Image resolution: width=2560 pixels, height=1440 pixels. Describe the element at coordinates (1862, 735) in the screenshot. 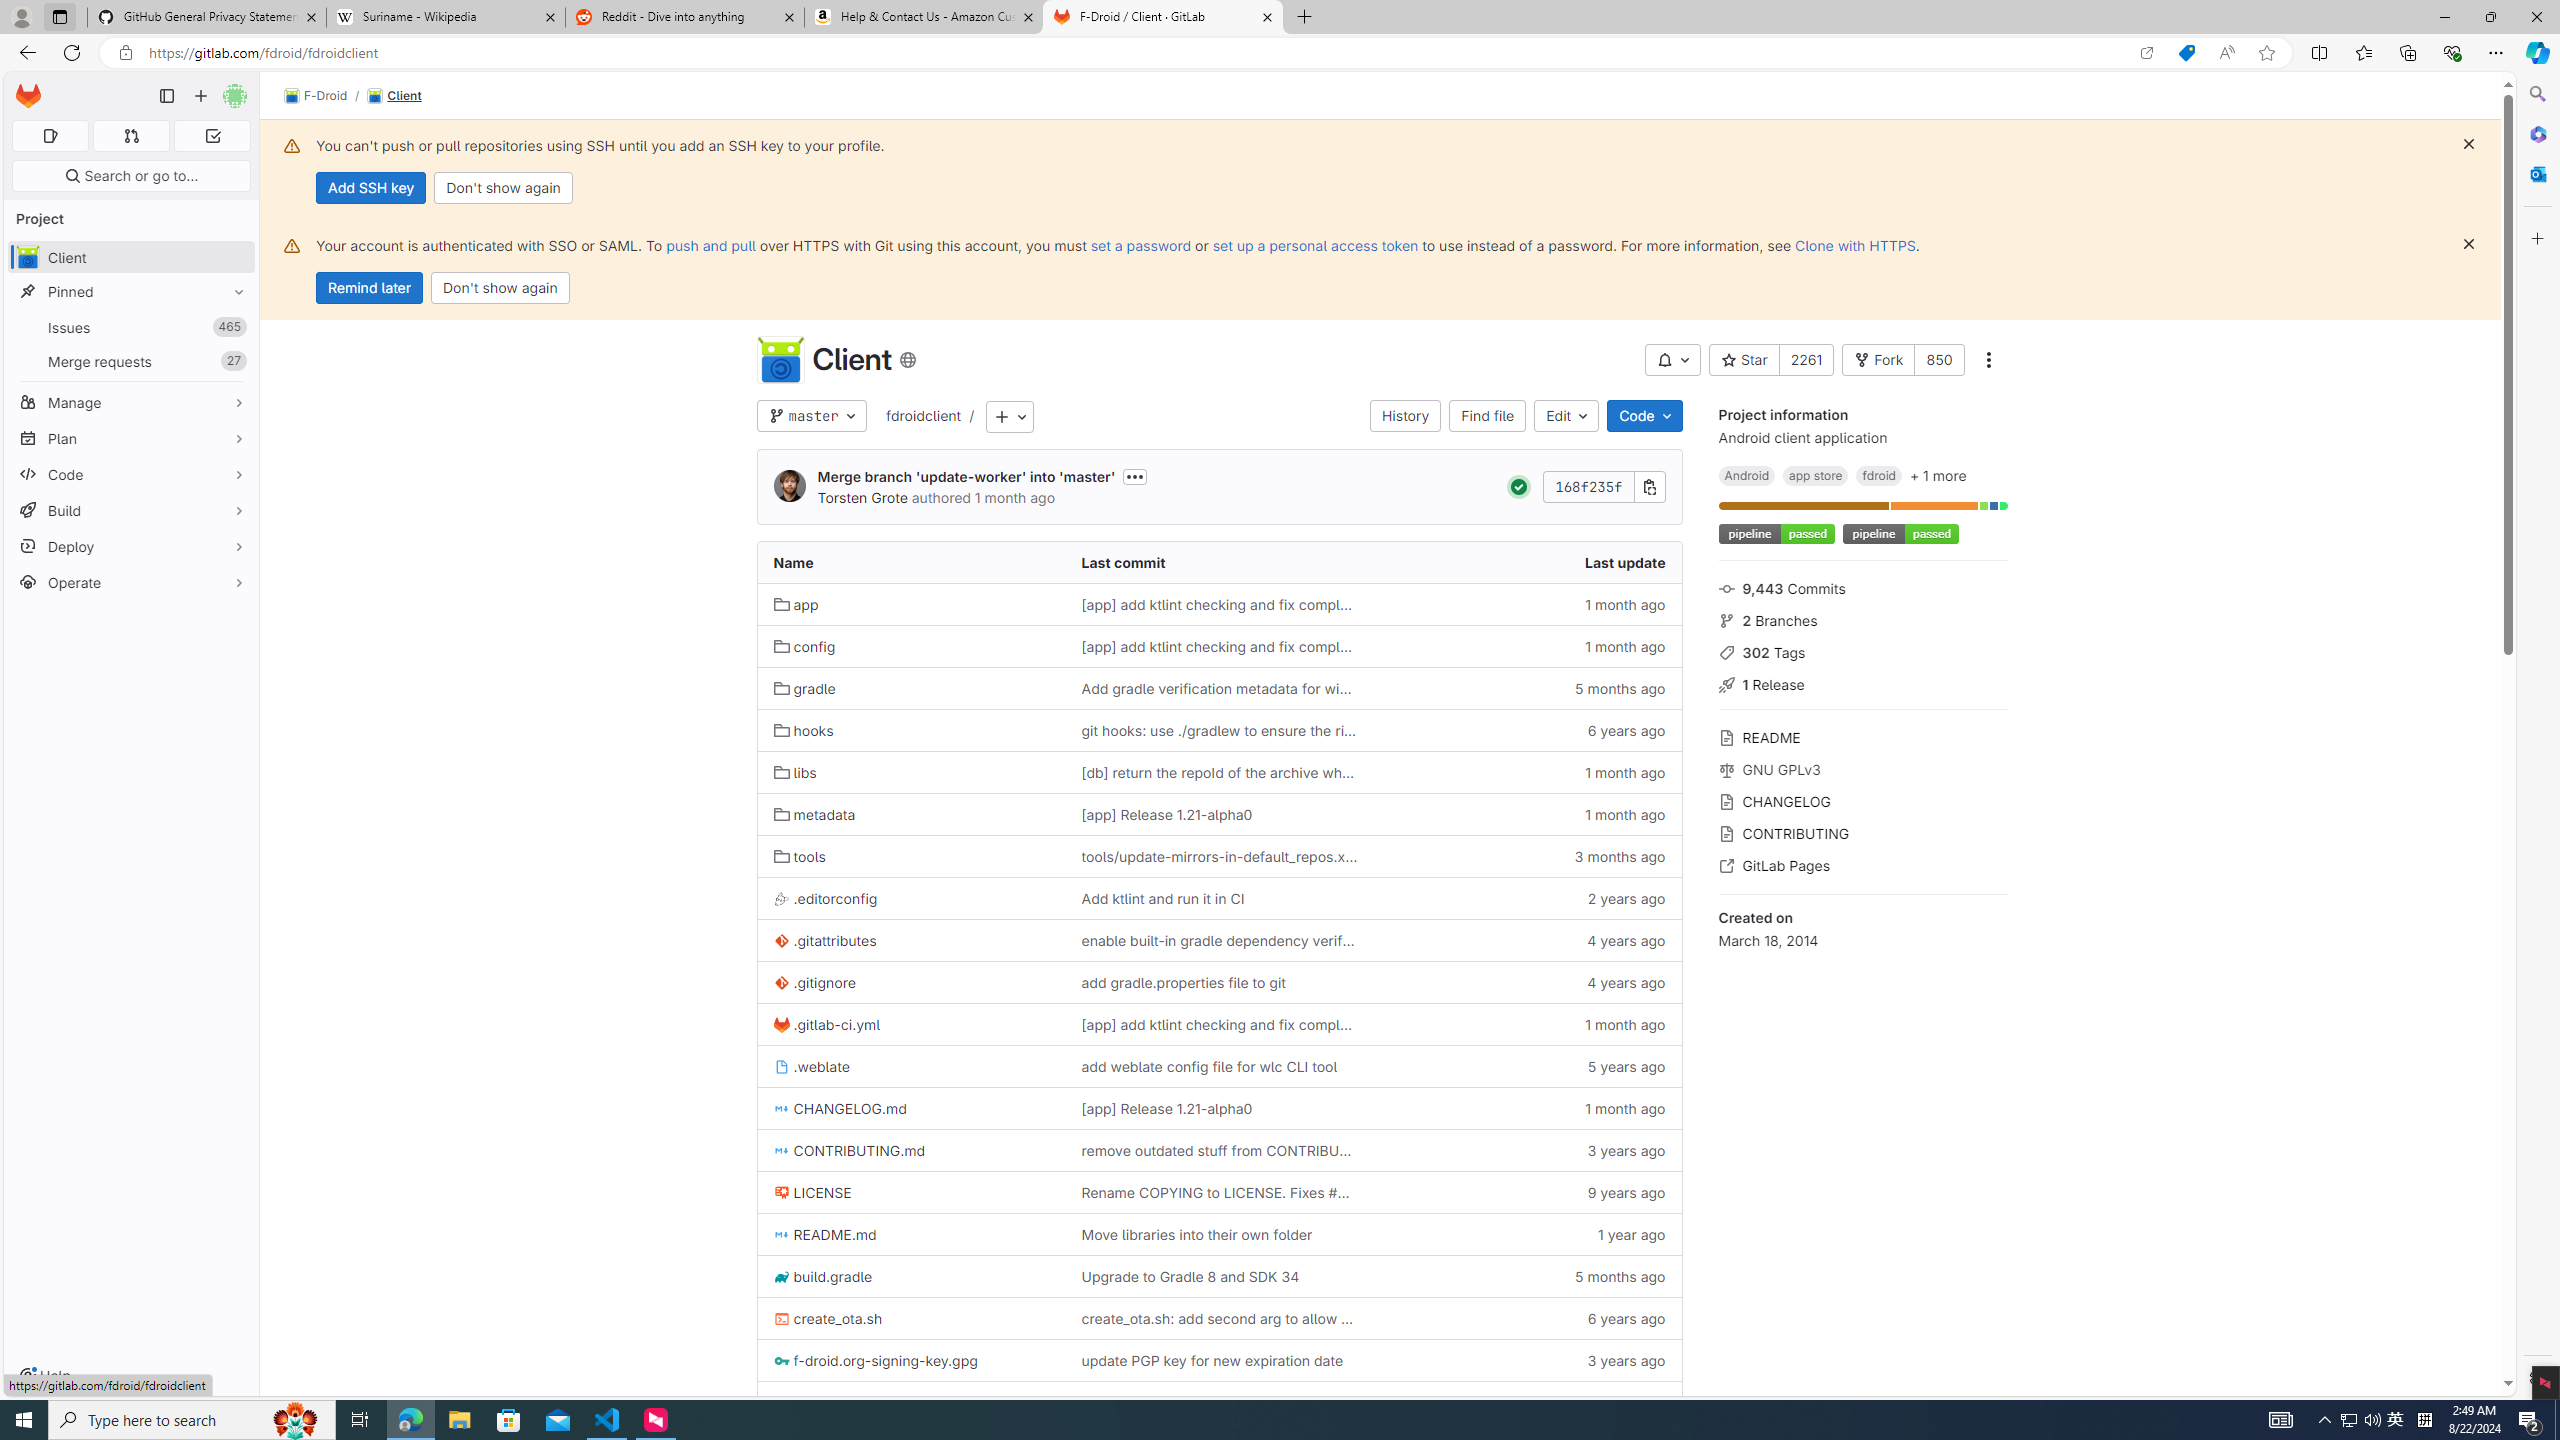

I see `'README'` at that location.